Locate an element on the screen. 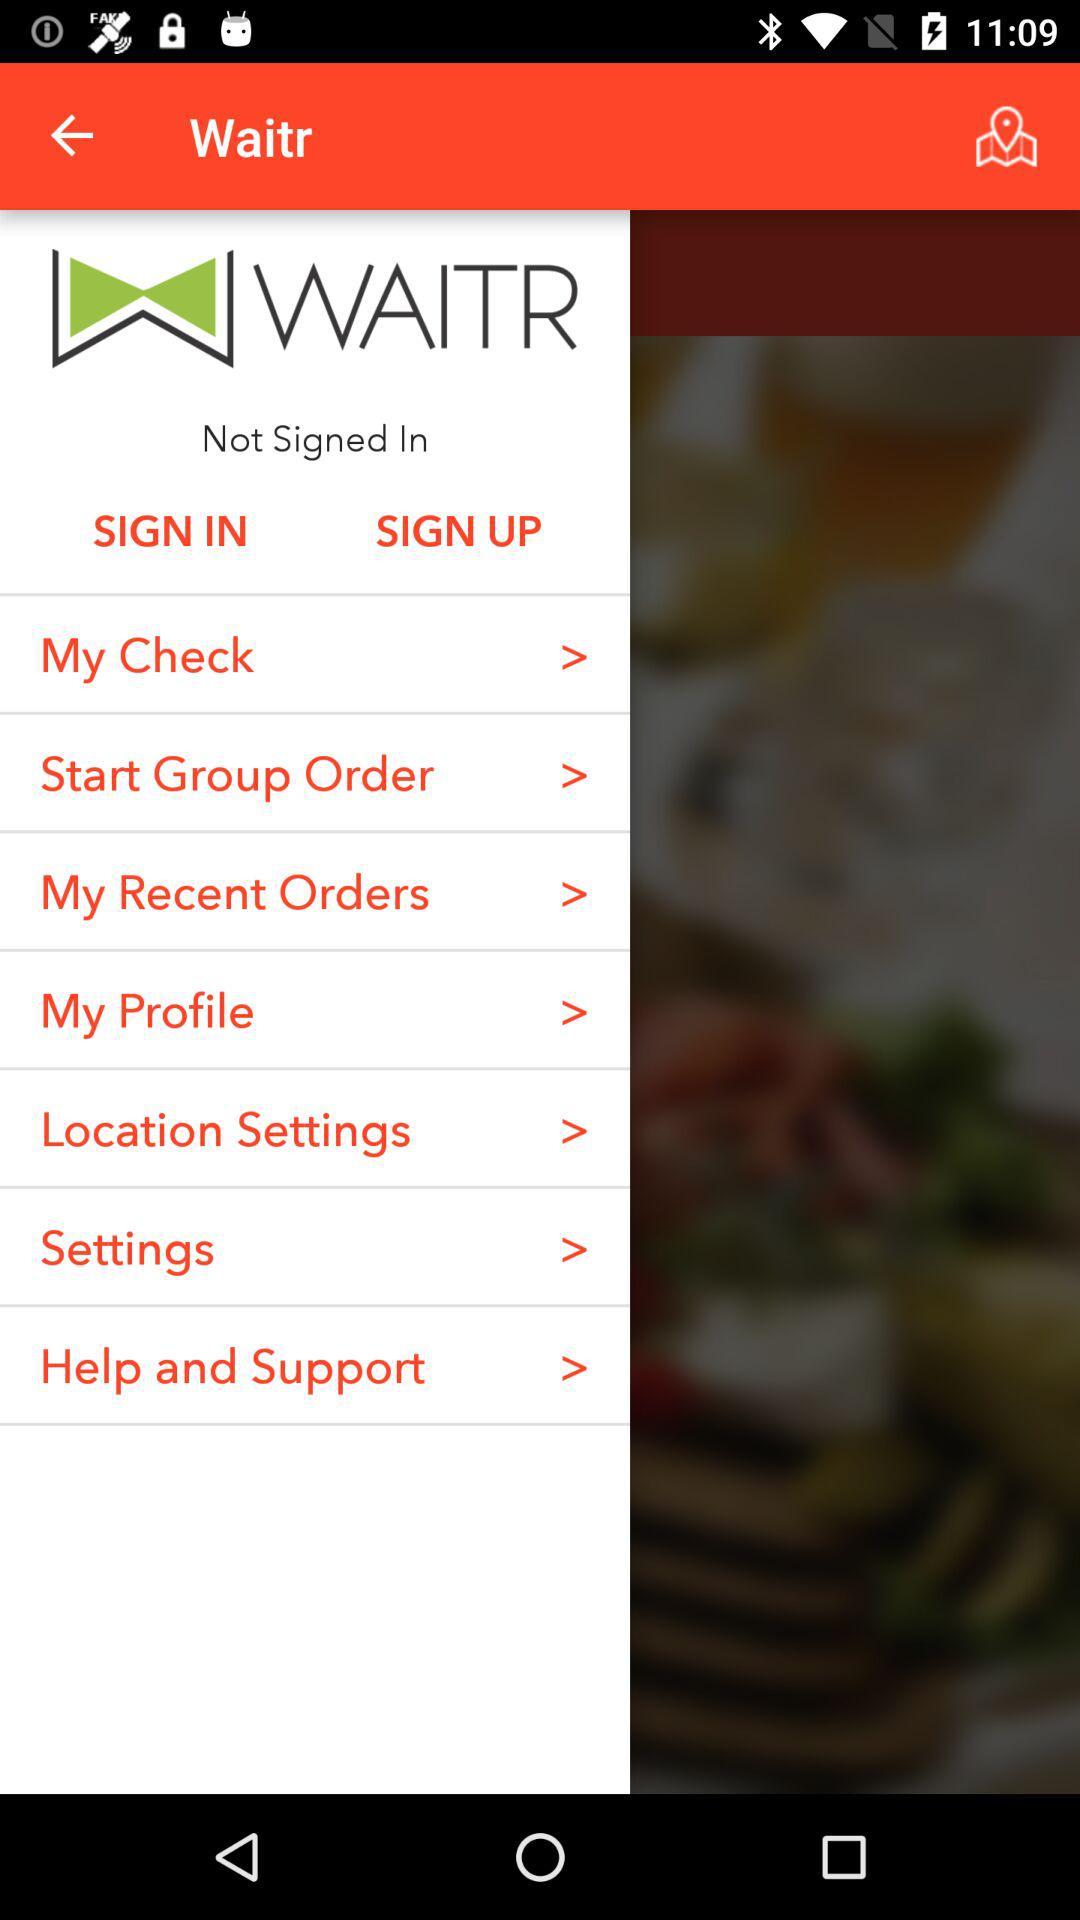  the item next to sign up is located at coordinates (169, 530).